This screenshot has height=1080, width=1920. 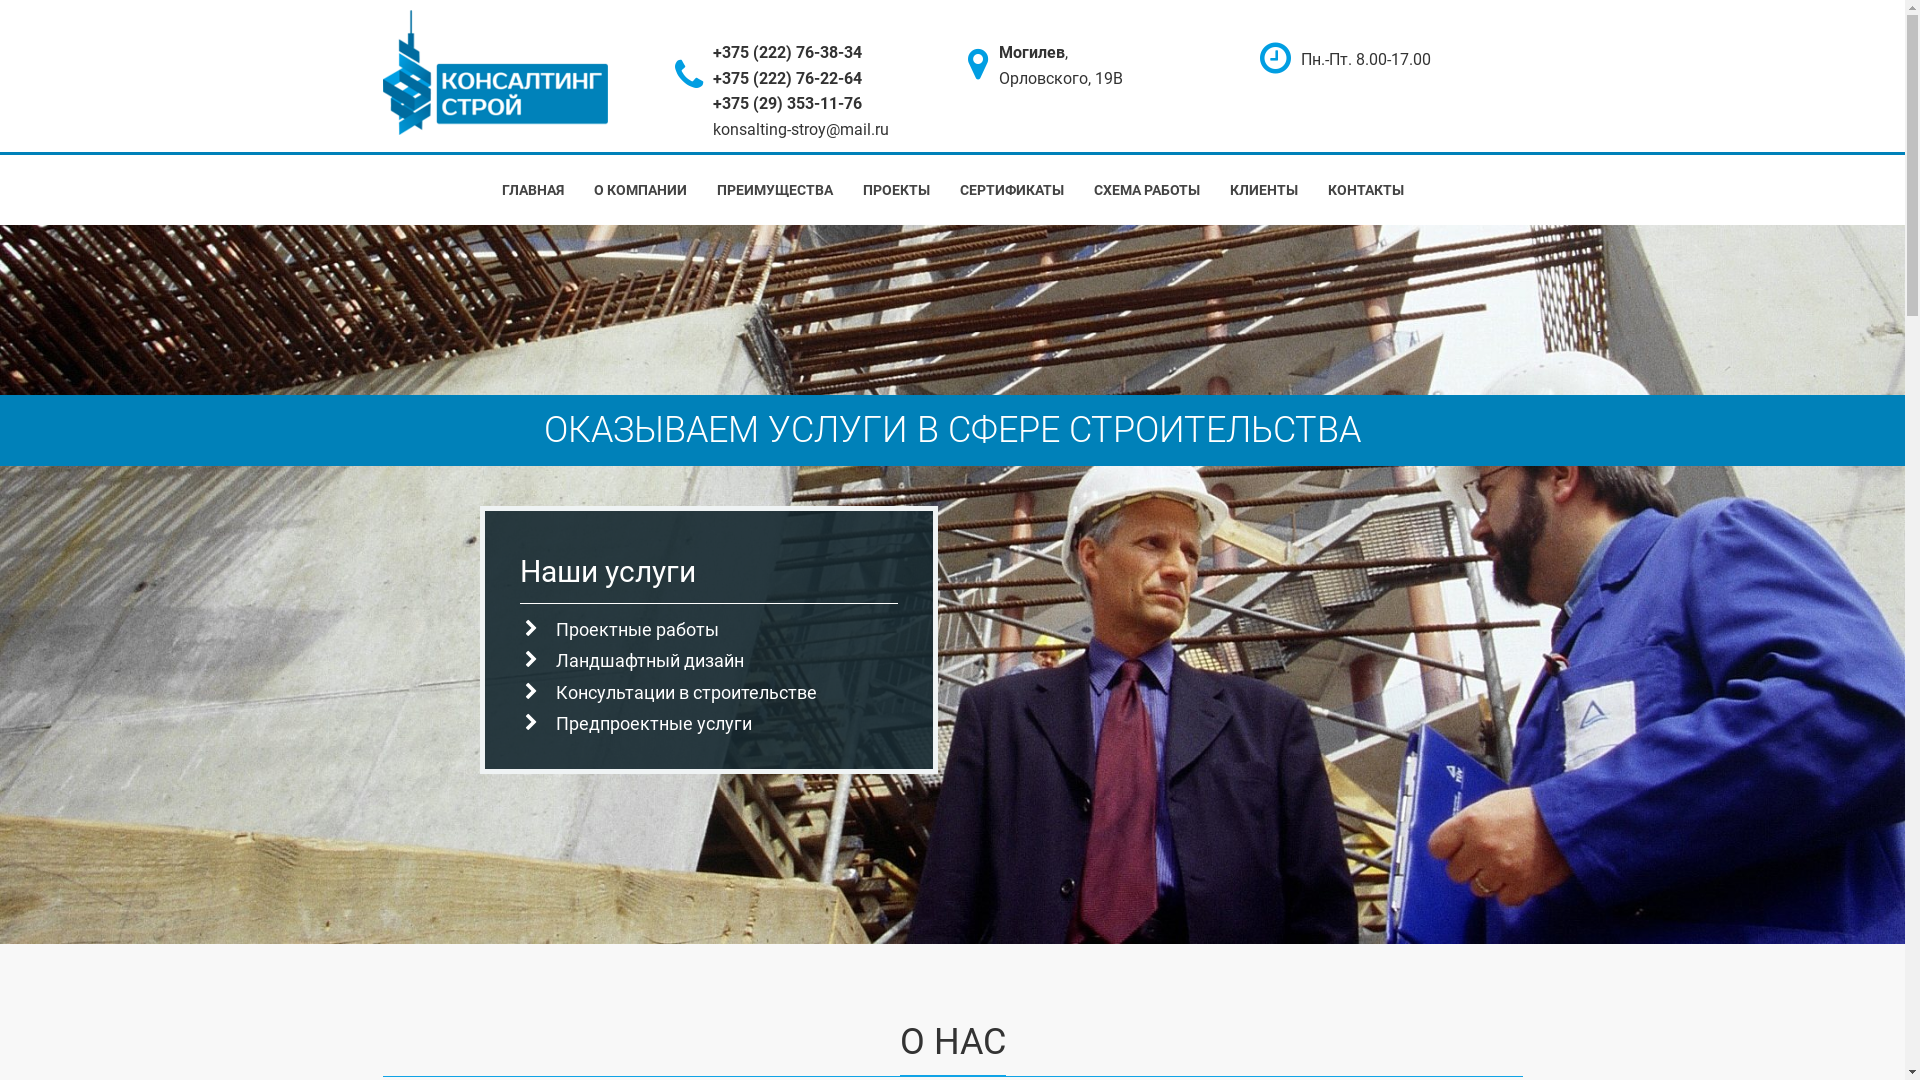 I want to click on '+375 (222) 76-22-64', so click(x=786, y=77).